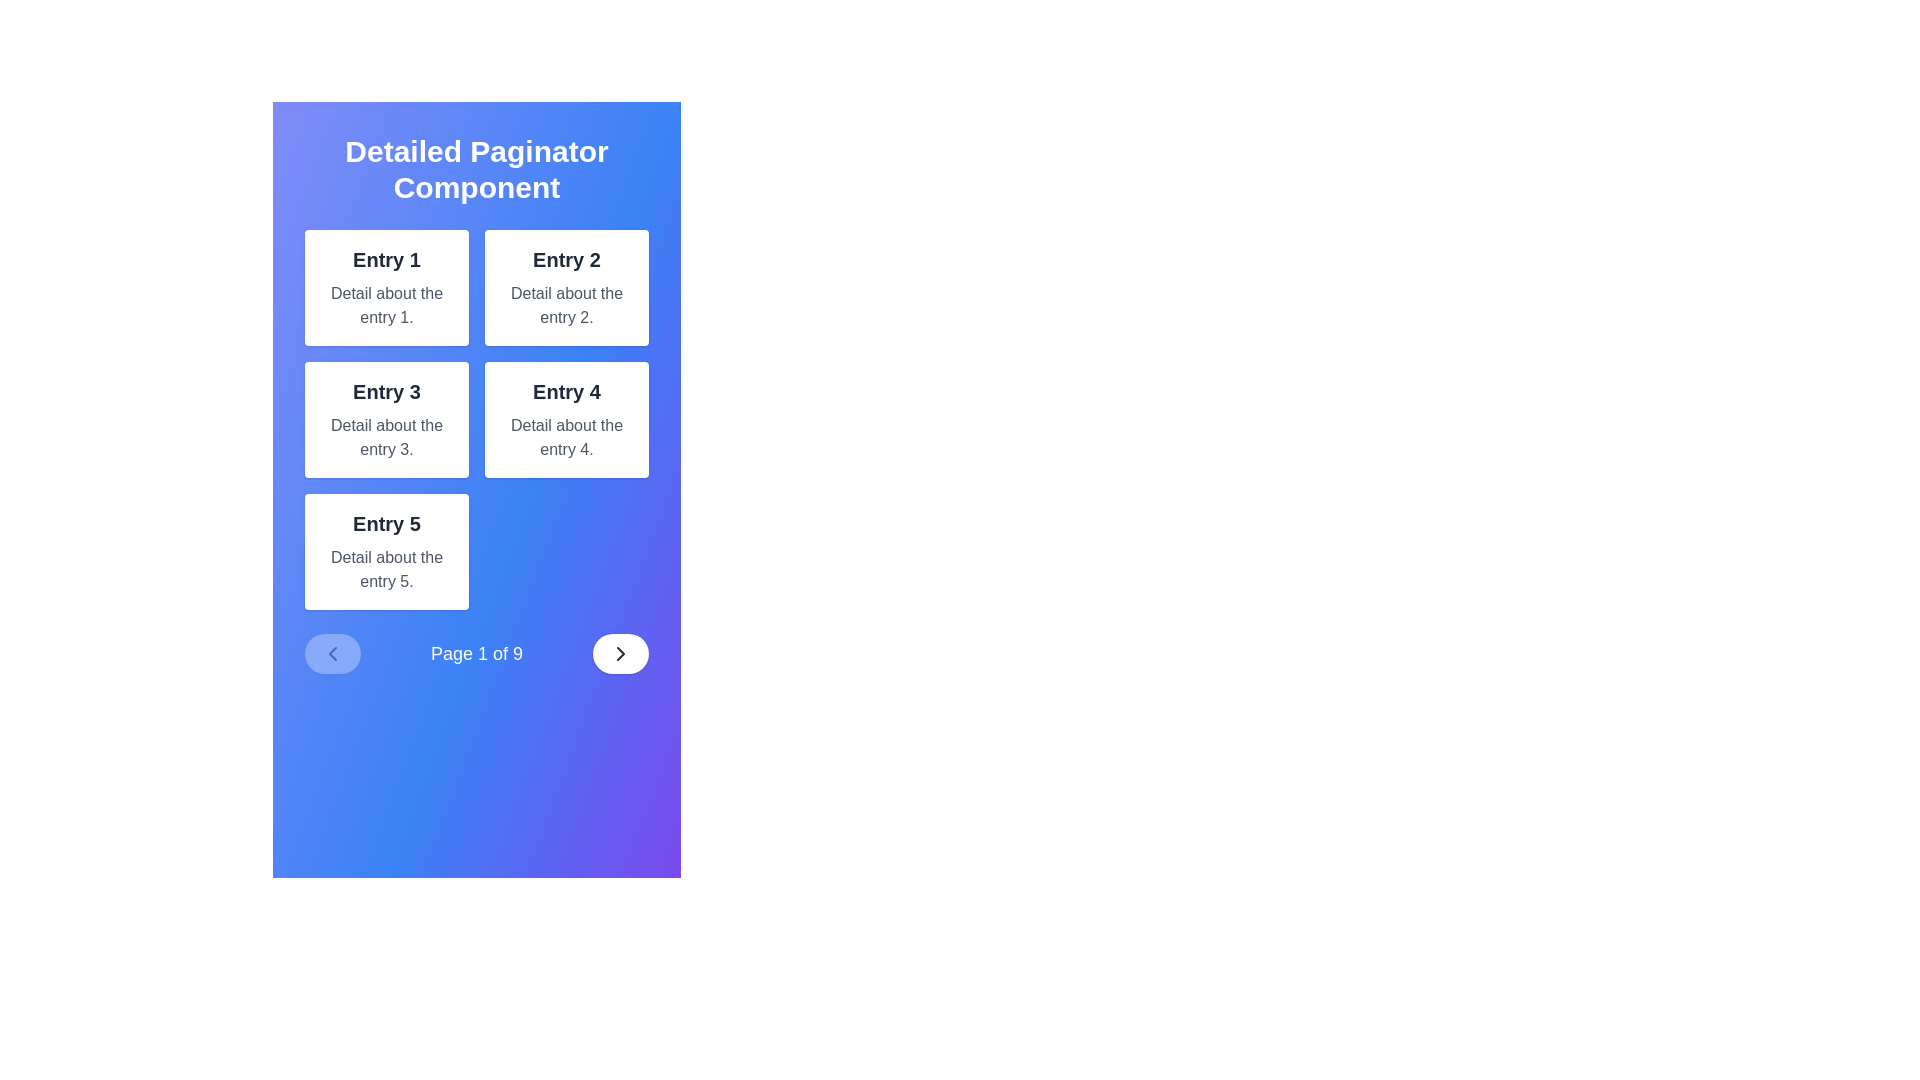 The image size is (1920, 1080). What do you see at coordinates (565, 419) in the screenshot?
I see `the Information card displaying a summary related to 'Entry 4', located in the second column and second row of the grid layout` at bounding box center [565, 419].